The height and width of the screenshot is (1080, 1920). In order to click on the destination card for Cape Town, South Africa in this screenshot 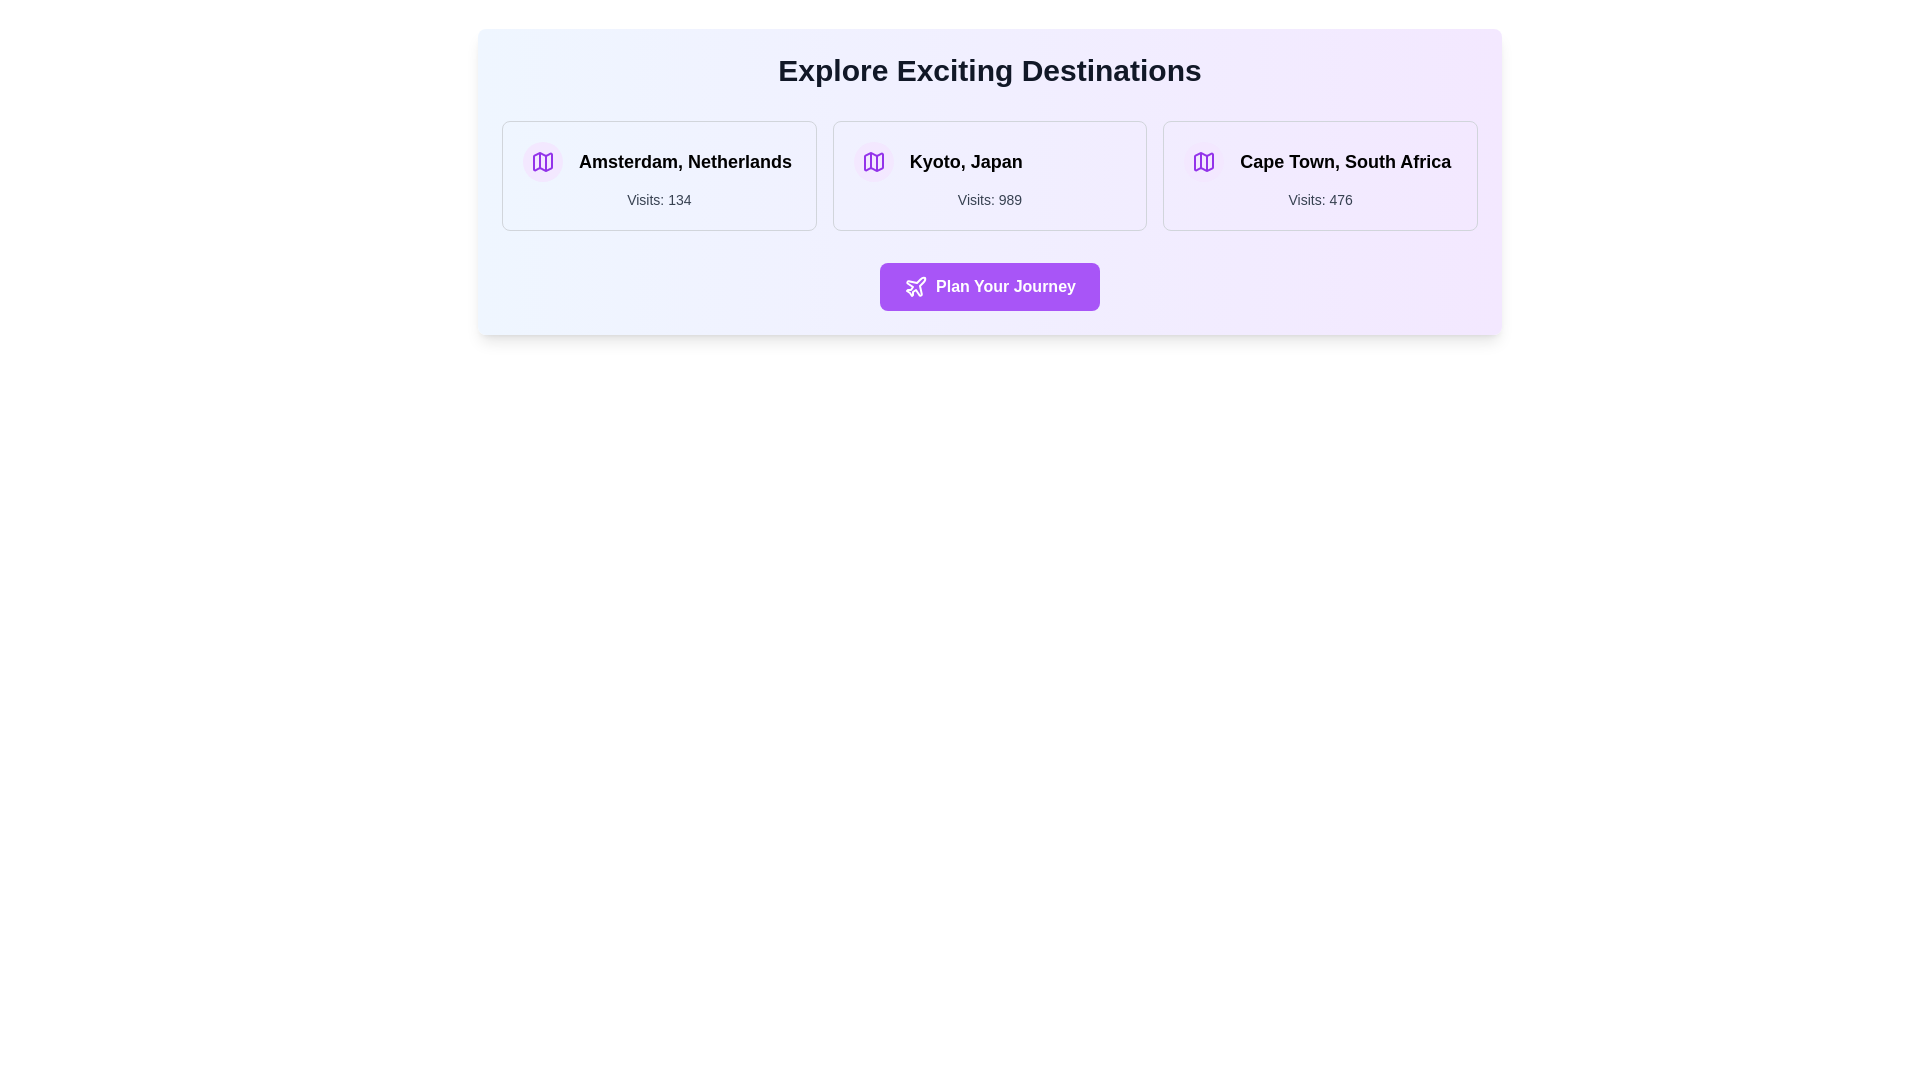, I will do `click(1320, 175)`.